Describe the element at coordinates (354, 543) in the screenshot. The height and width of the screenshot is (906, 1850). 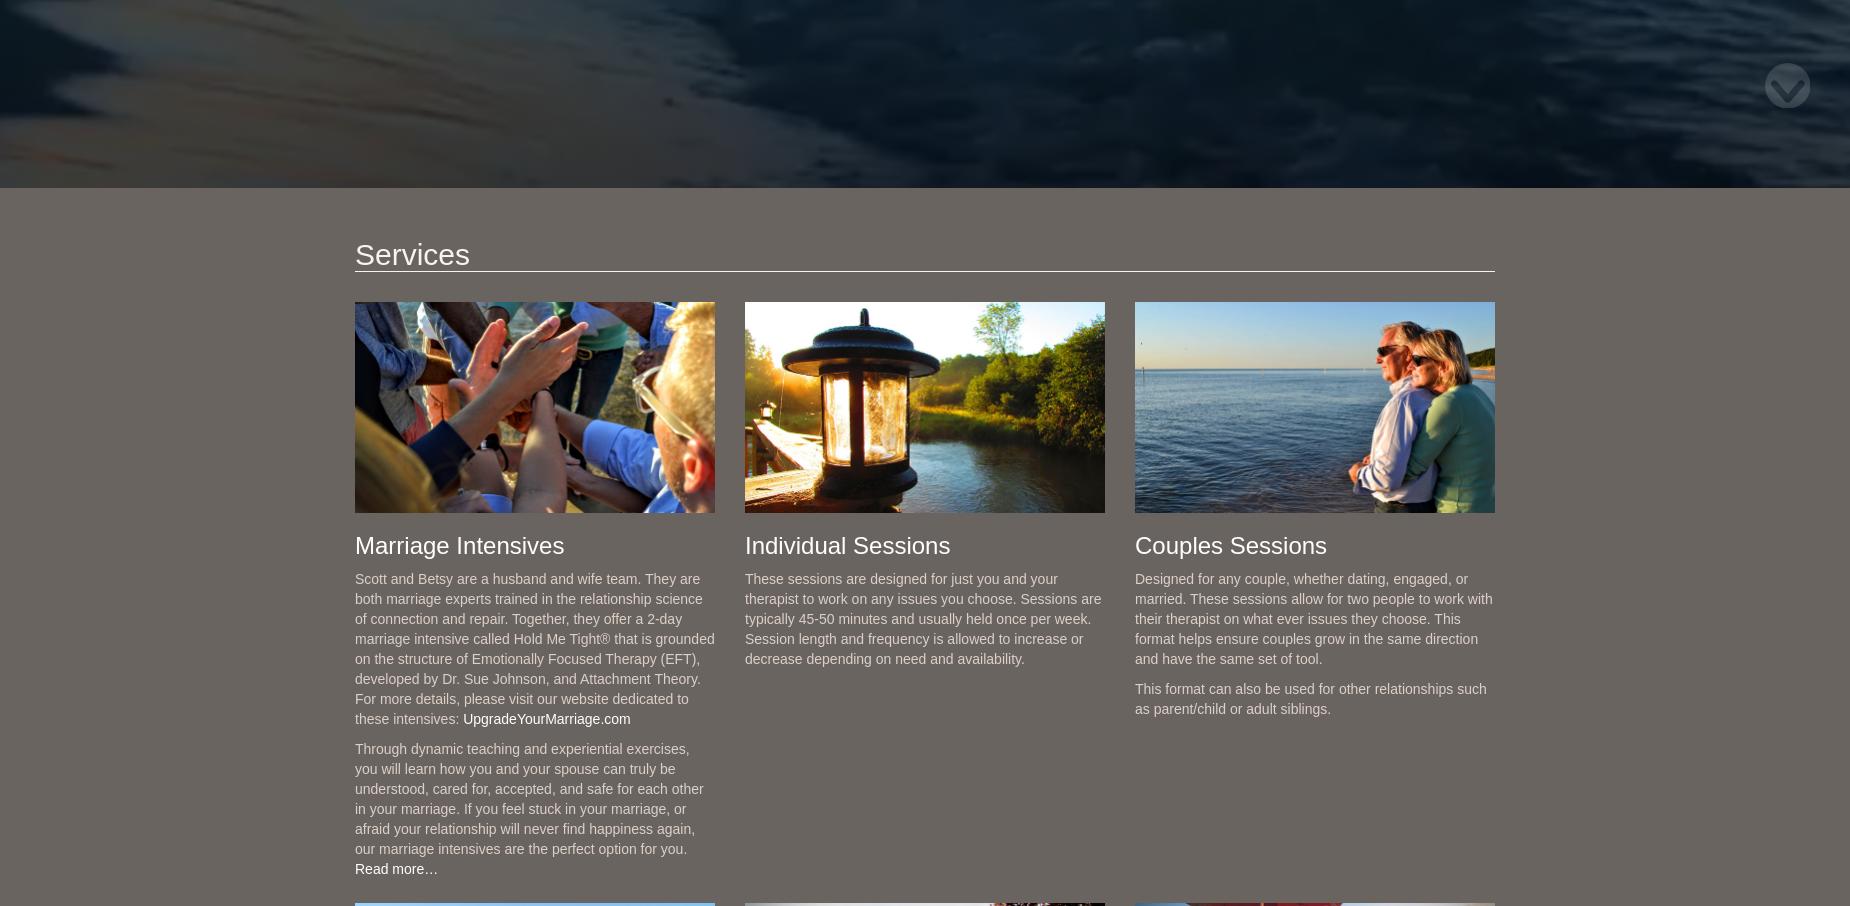
I see `'Marriage Intensives'` at that location.